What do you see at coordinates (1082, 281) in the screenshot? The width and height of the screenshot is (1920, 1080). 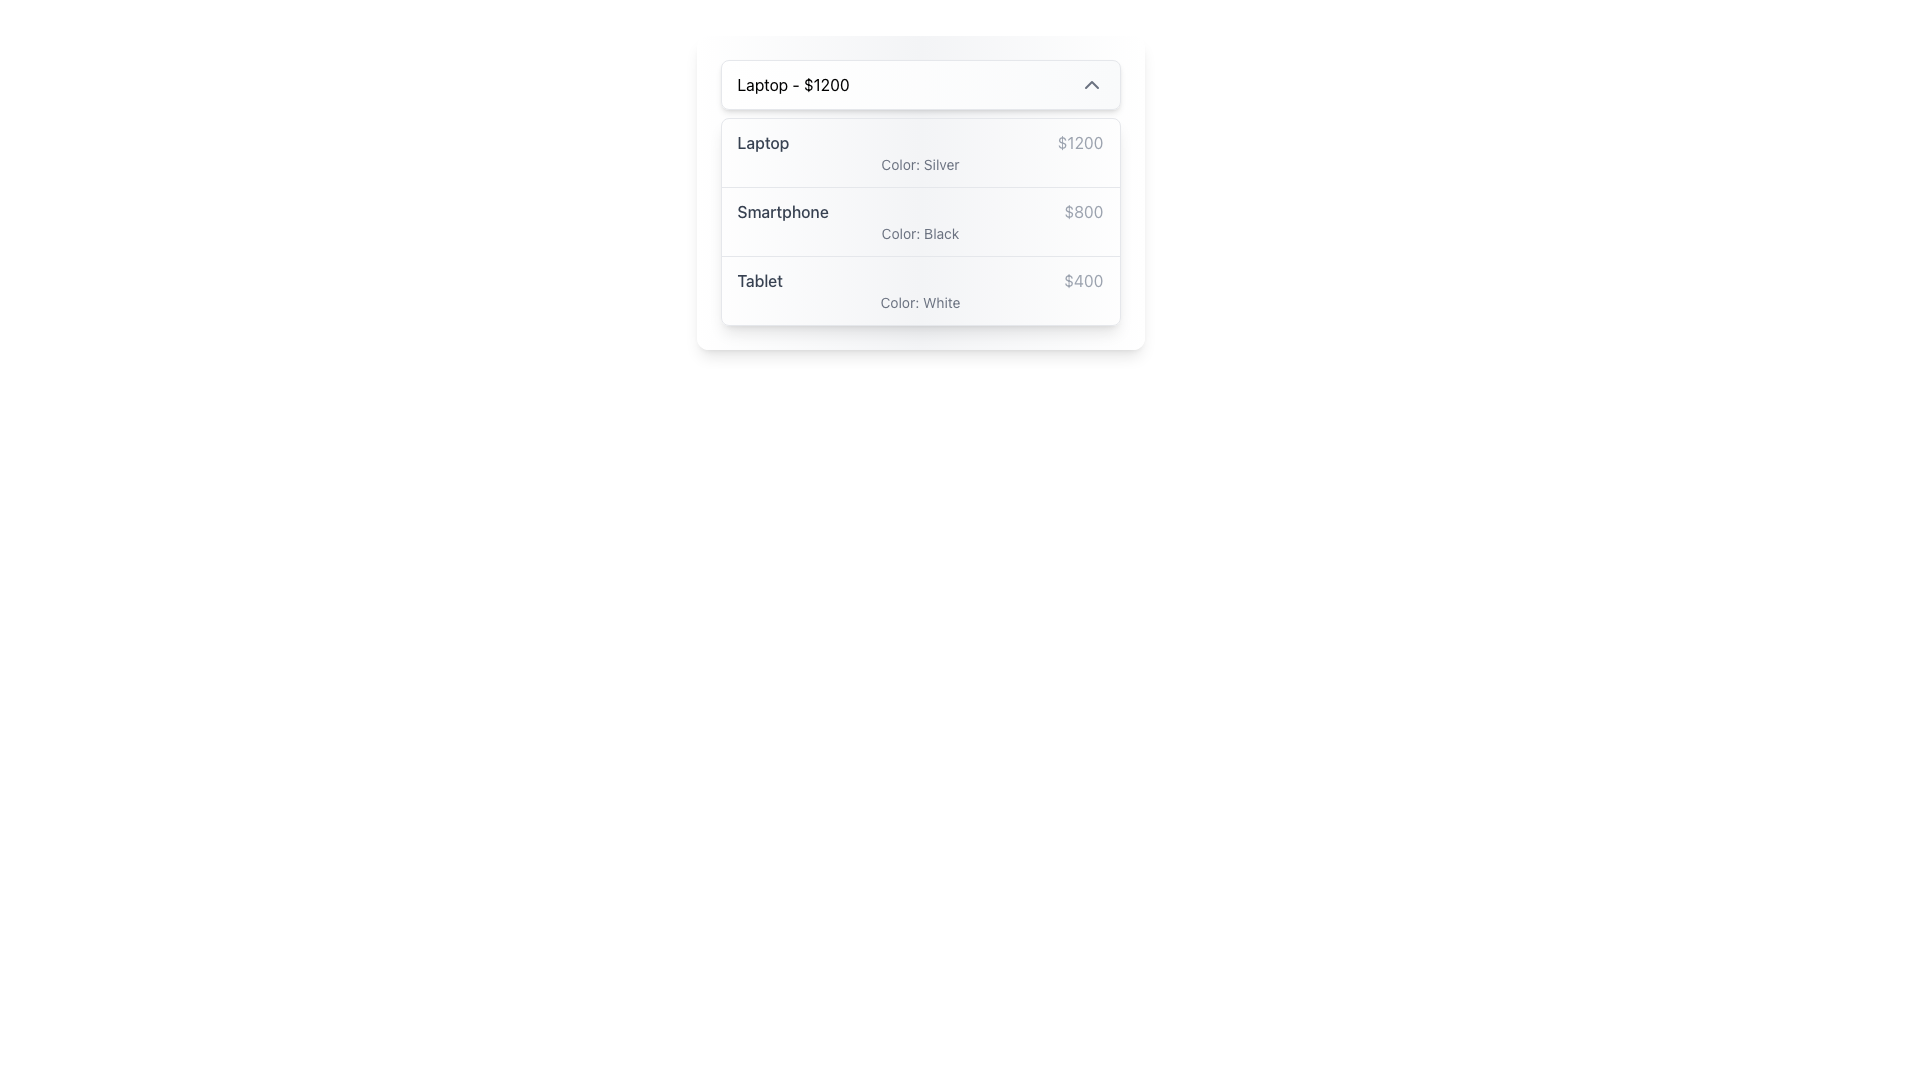 I see `the price text element displaying '$400', which is styled in gray and located in the third row of the dropdown panel next to the 'Tablet' label` at bounding box center [1082, 281].